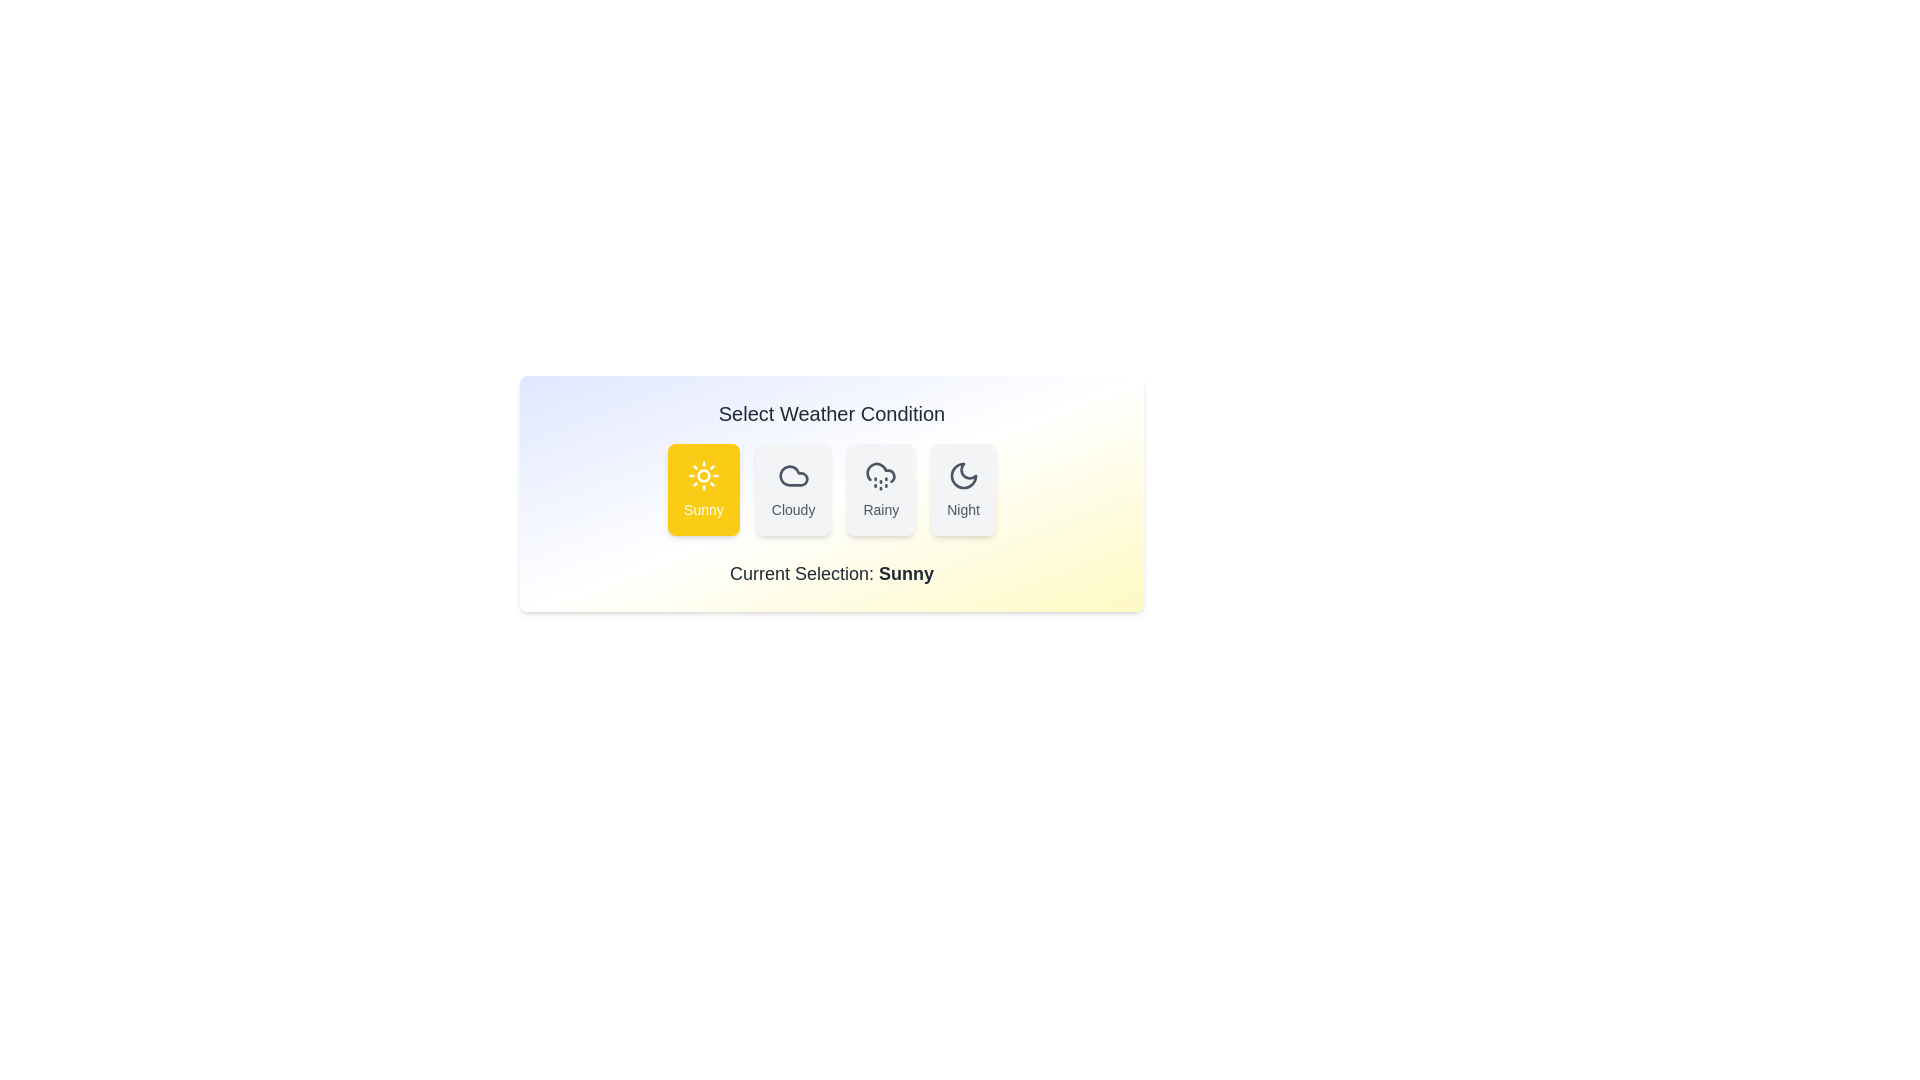 Image resolution: width=1920 pixels, height=1080 pixels. Describe the element at coordinates (963, 489) in the screenshot. I see `the weather button Night to observe its hover effect` at that location.